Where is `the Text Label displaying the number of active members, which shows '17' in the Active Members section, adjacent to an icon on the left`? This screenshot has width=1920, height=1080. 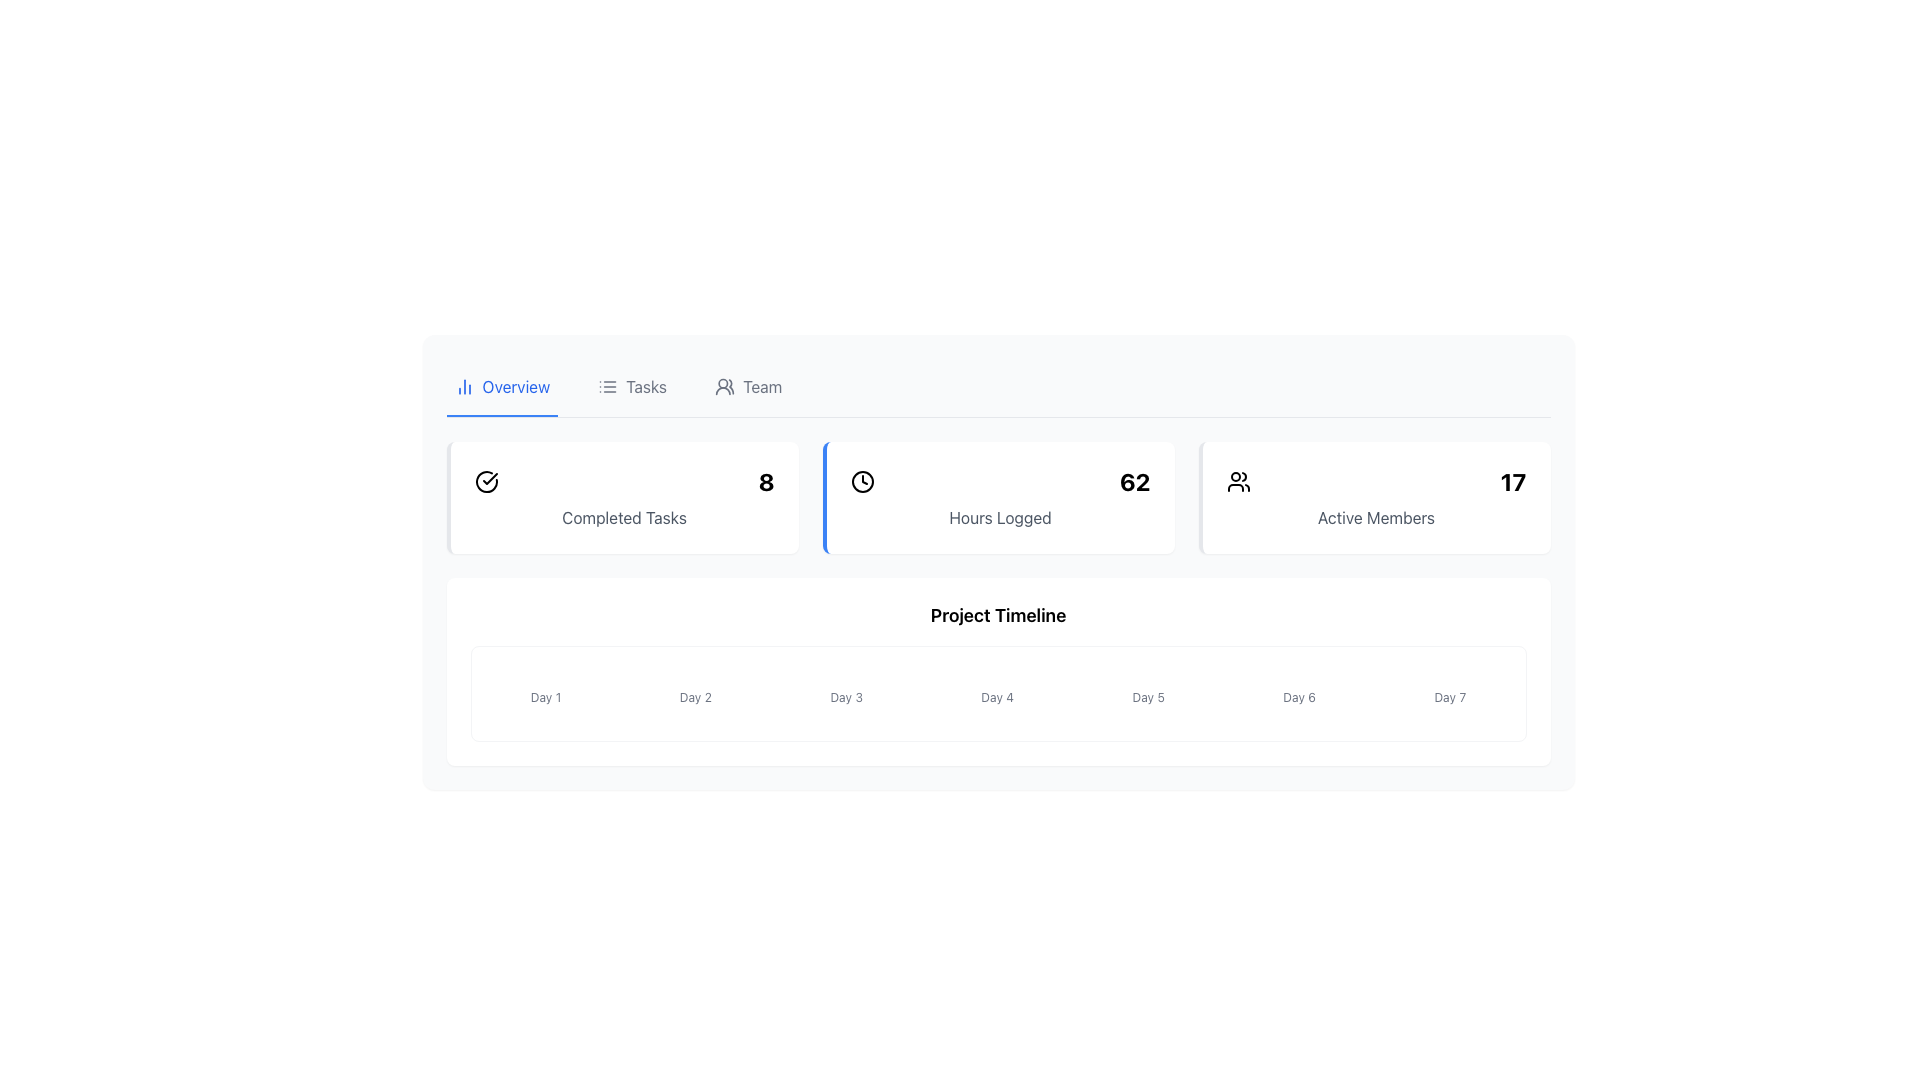
the Text Label displaying the number of active members, which shows '17' in the Active Members section, adjacent to an icon on the left is located at coordinates (1513, 482).